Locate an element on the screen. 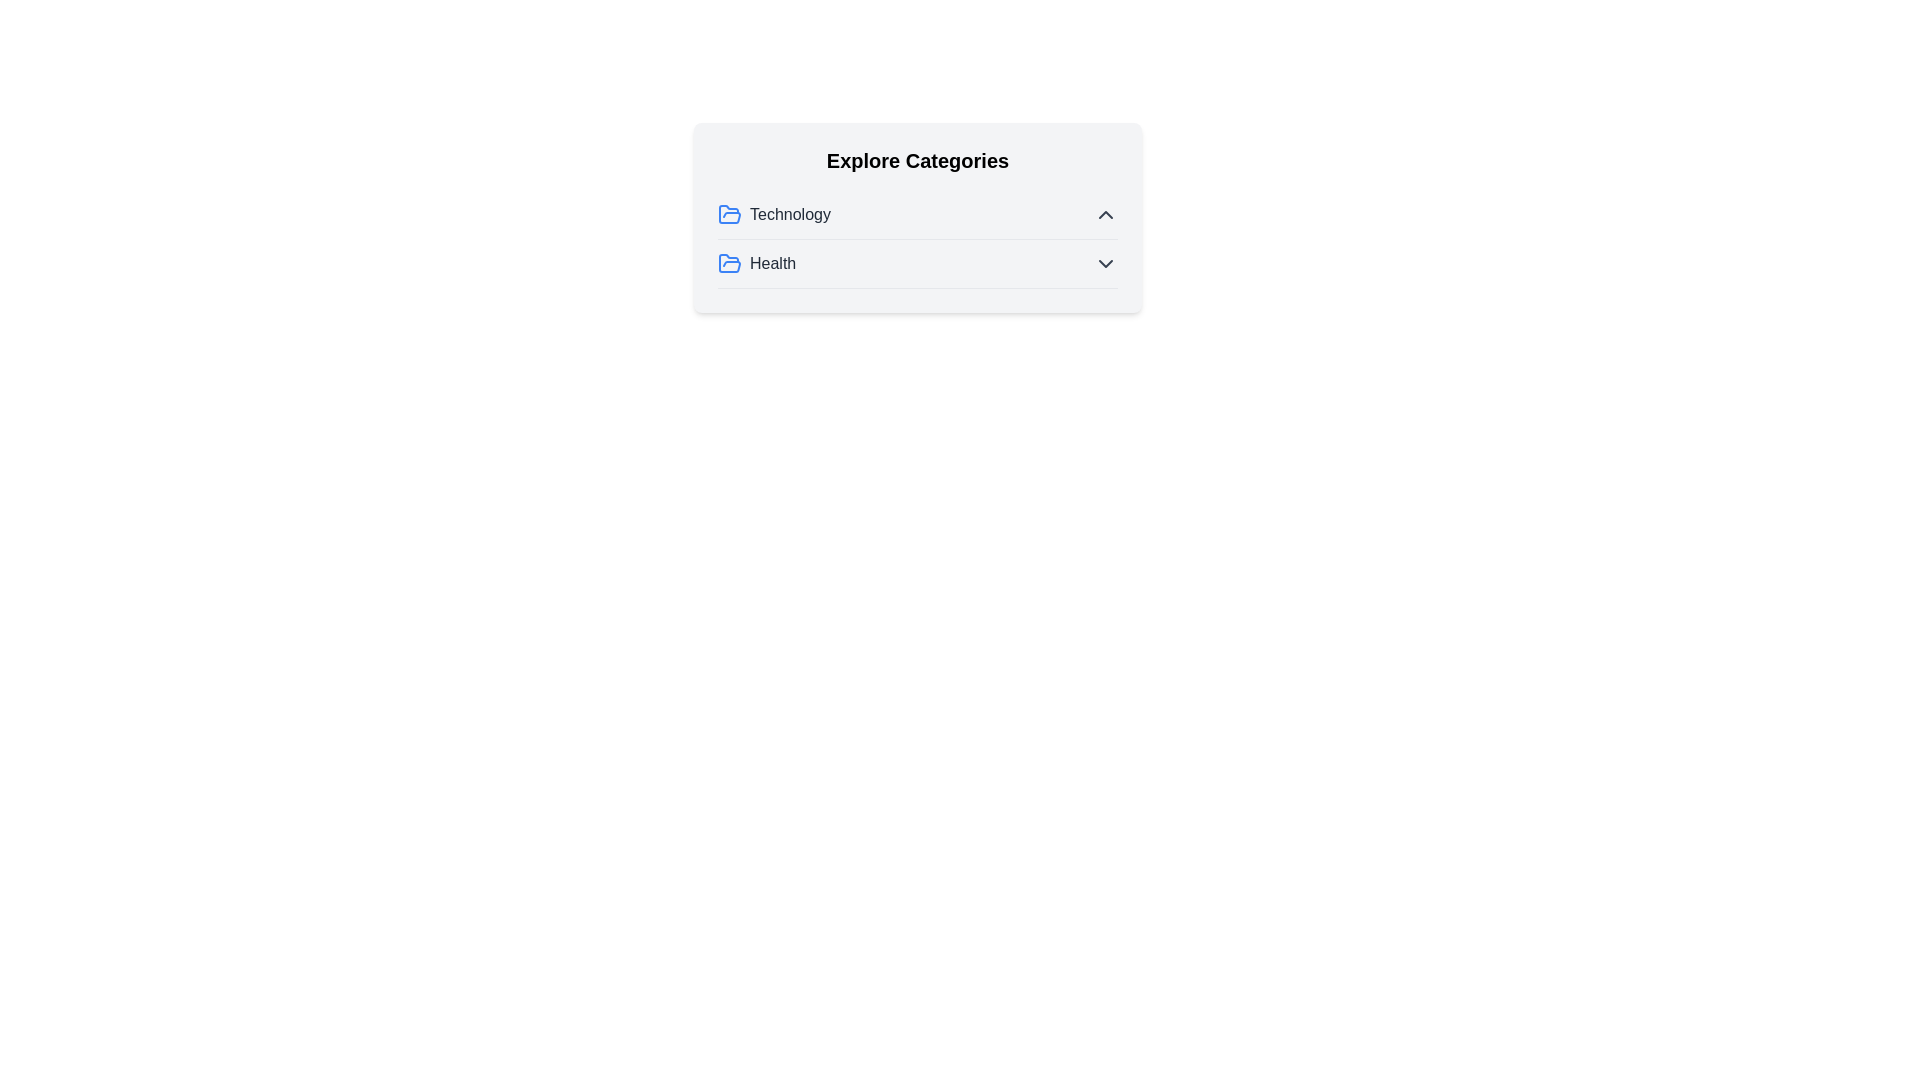  the ChevronDown icon next to the Health category to expand or collapse it is located at coordinates (1104, 262).